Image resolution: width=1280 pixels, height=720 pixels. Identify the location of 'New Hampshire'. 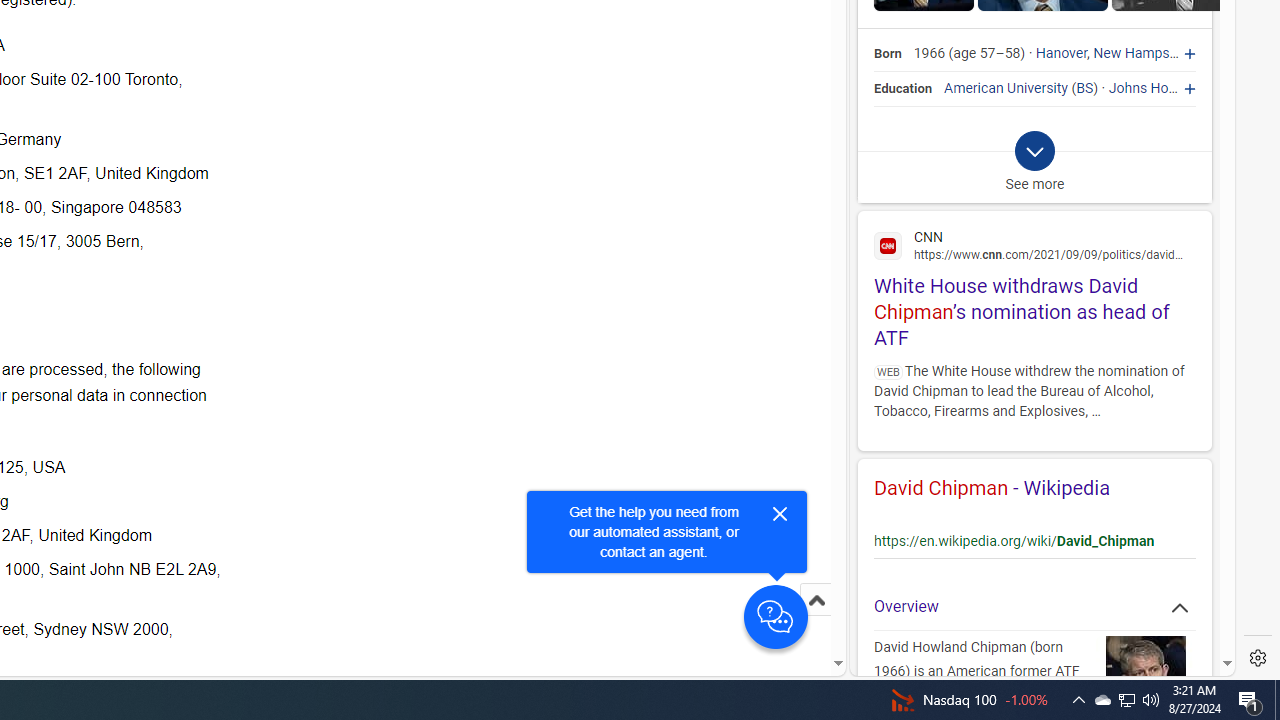
(1143, 53).